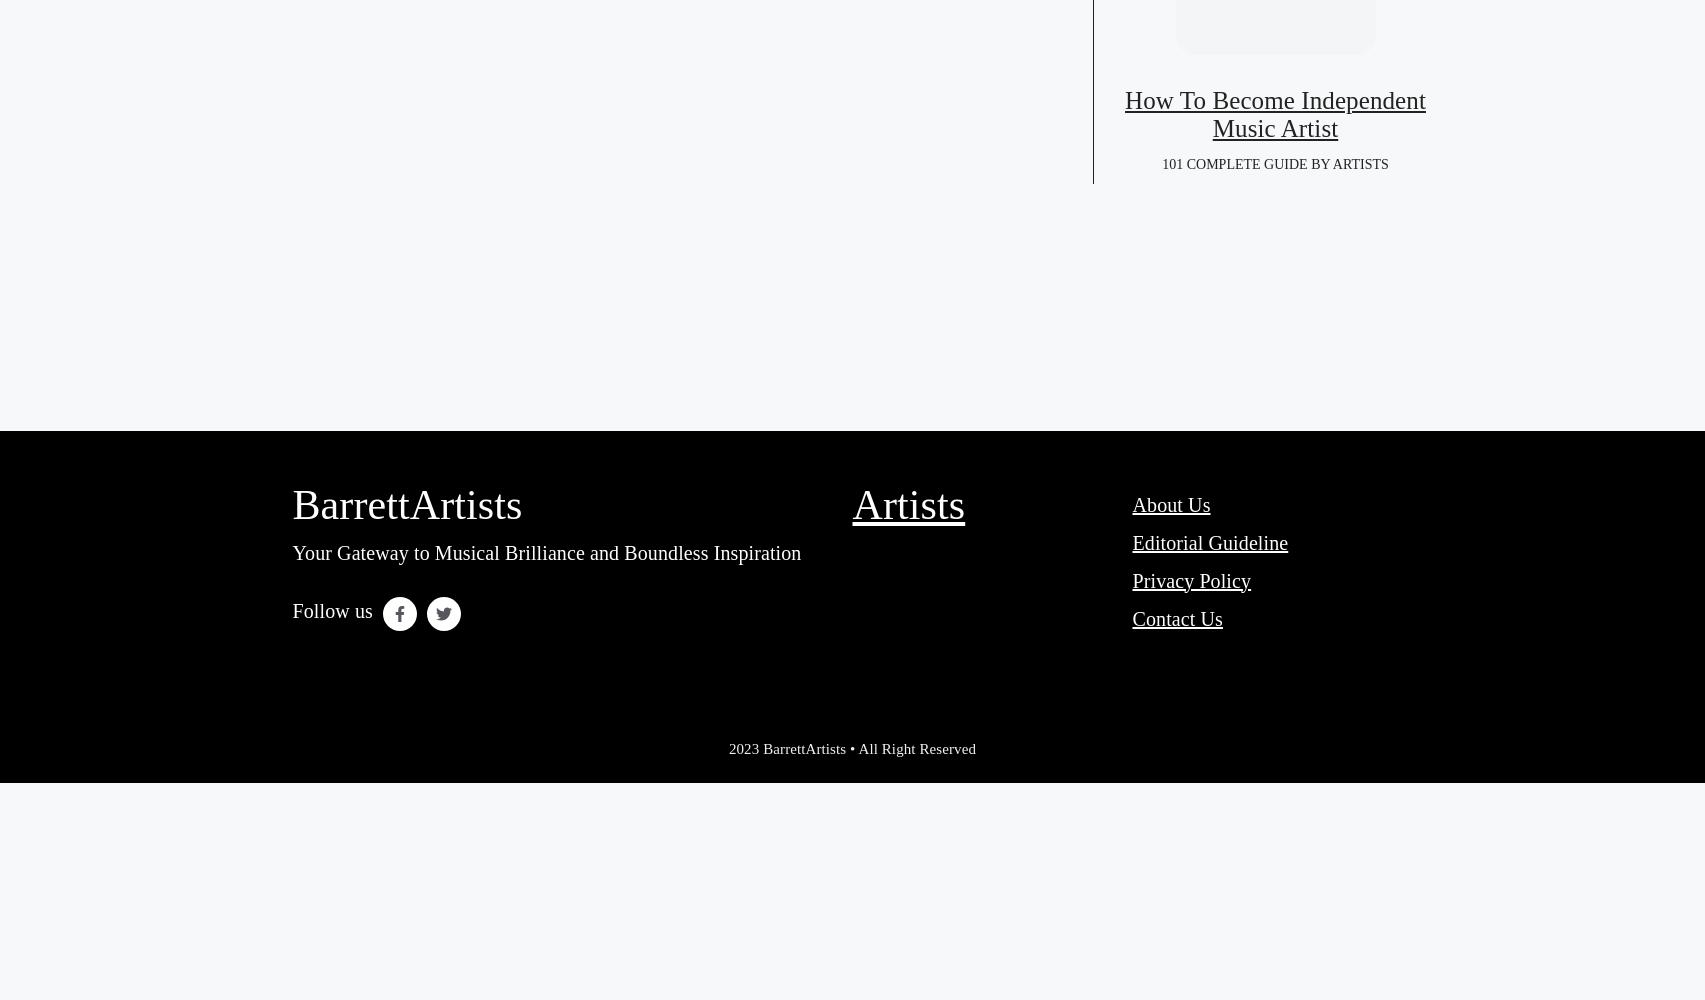 The width and height of the screenshot is (1705, 1000). I want to click on 'Artists', so click(907, 504).